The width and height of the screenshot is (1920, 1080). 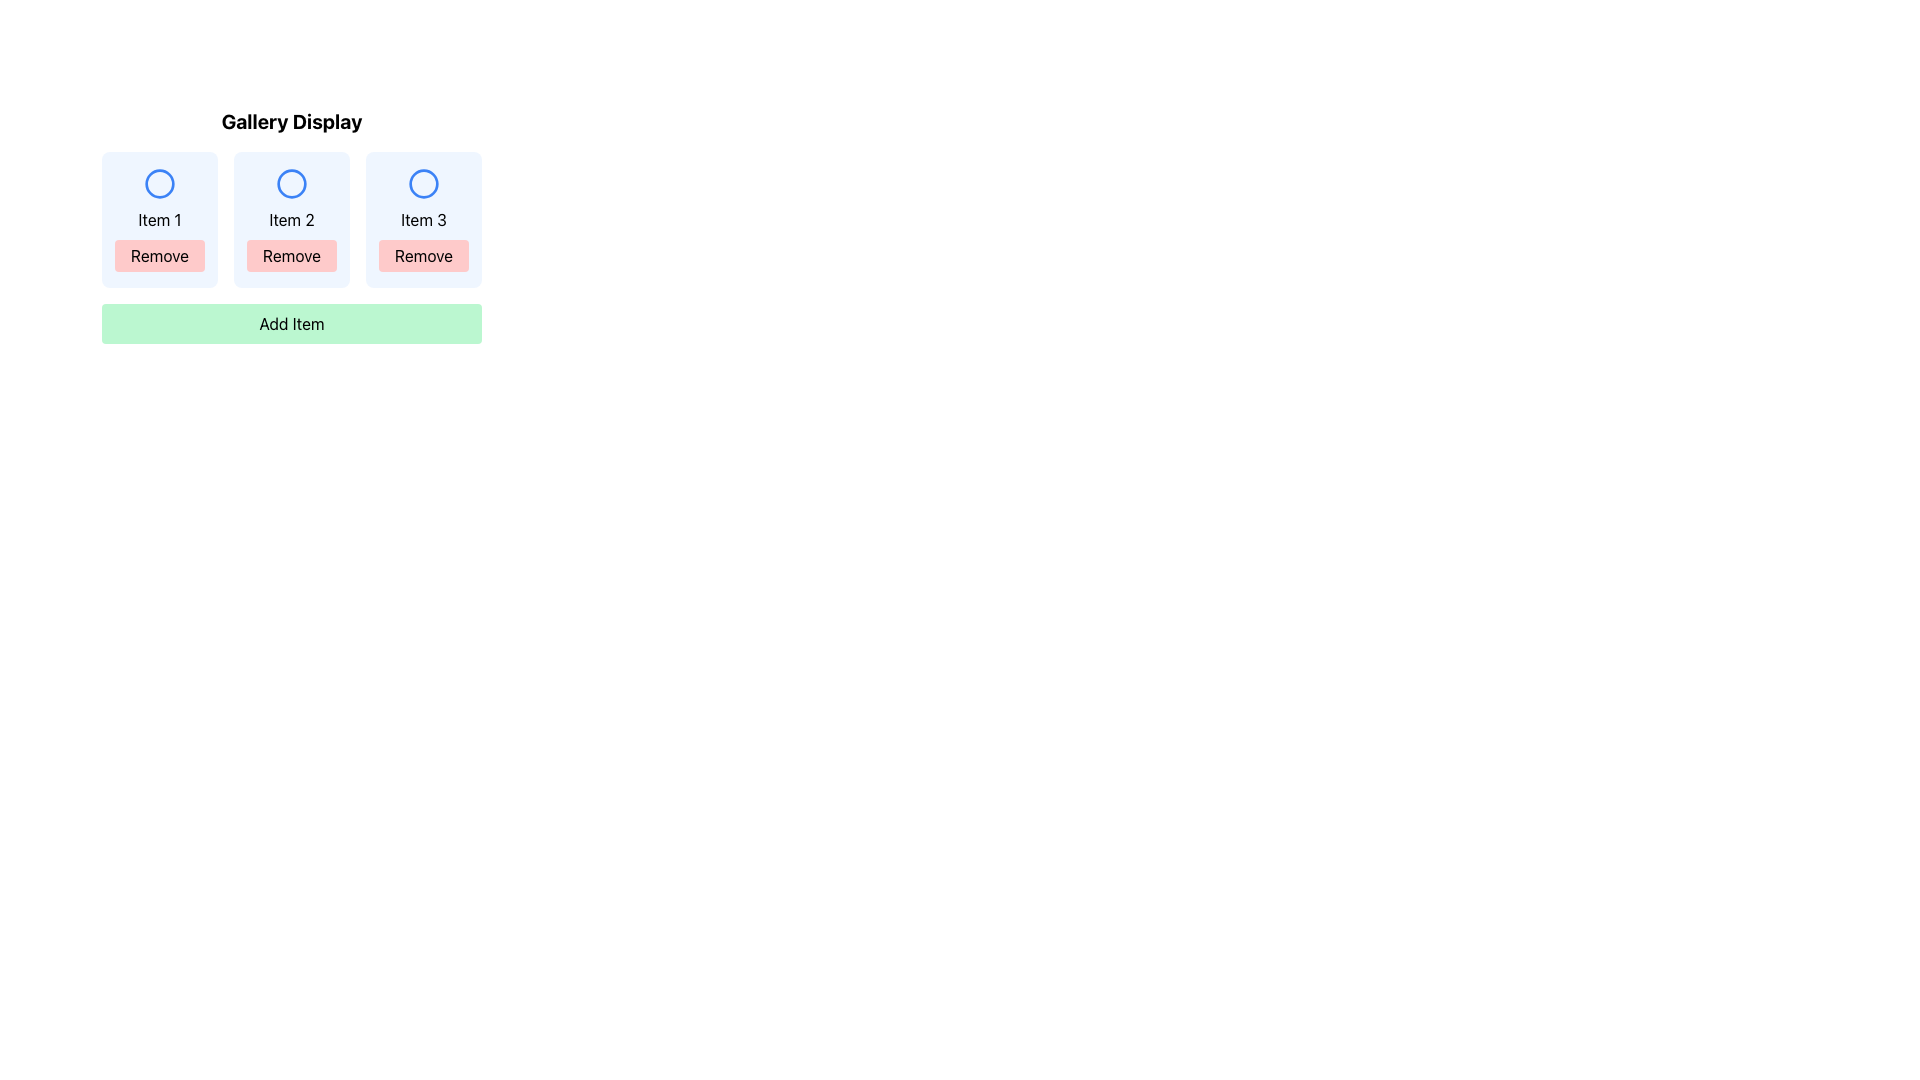 What do you see at coordinates (422, 219) in the screenshot?
I see `the Text Label that displays the name or title of an item, located in the third column beneath a blue-outlined circle and above a pink 'Remove' button` at bounding box center [422, 219].